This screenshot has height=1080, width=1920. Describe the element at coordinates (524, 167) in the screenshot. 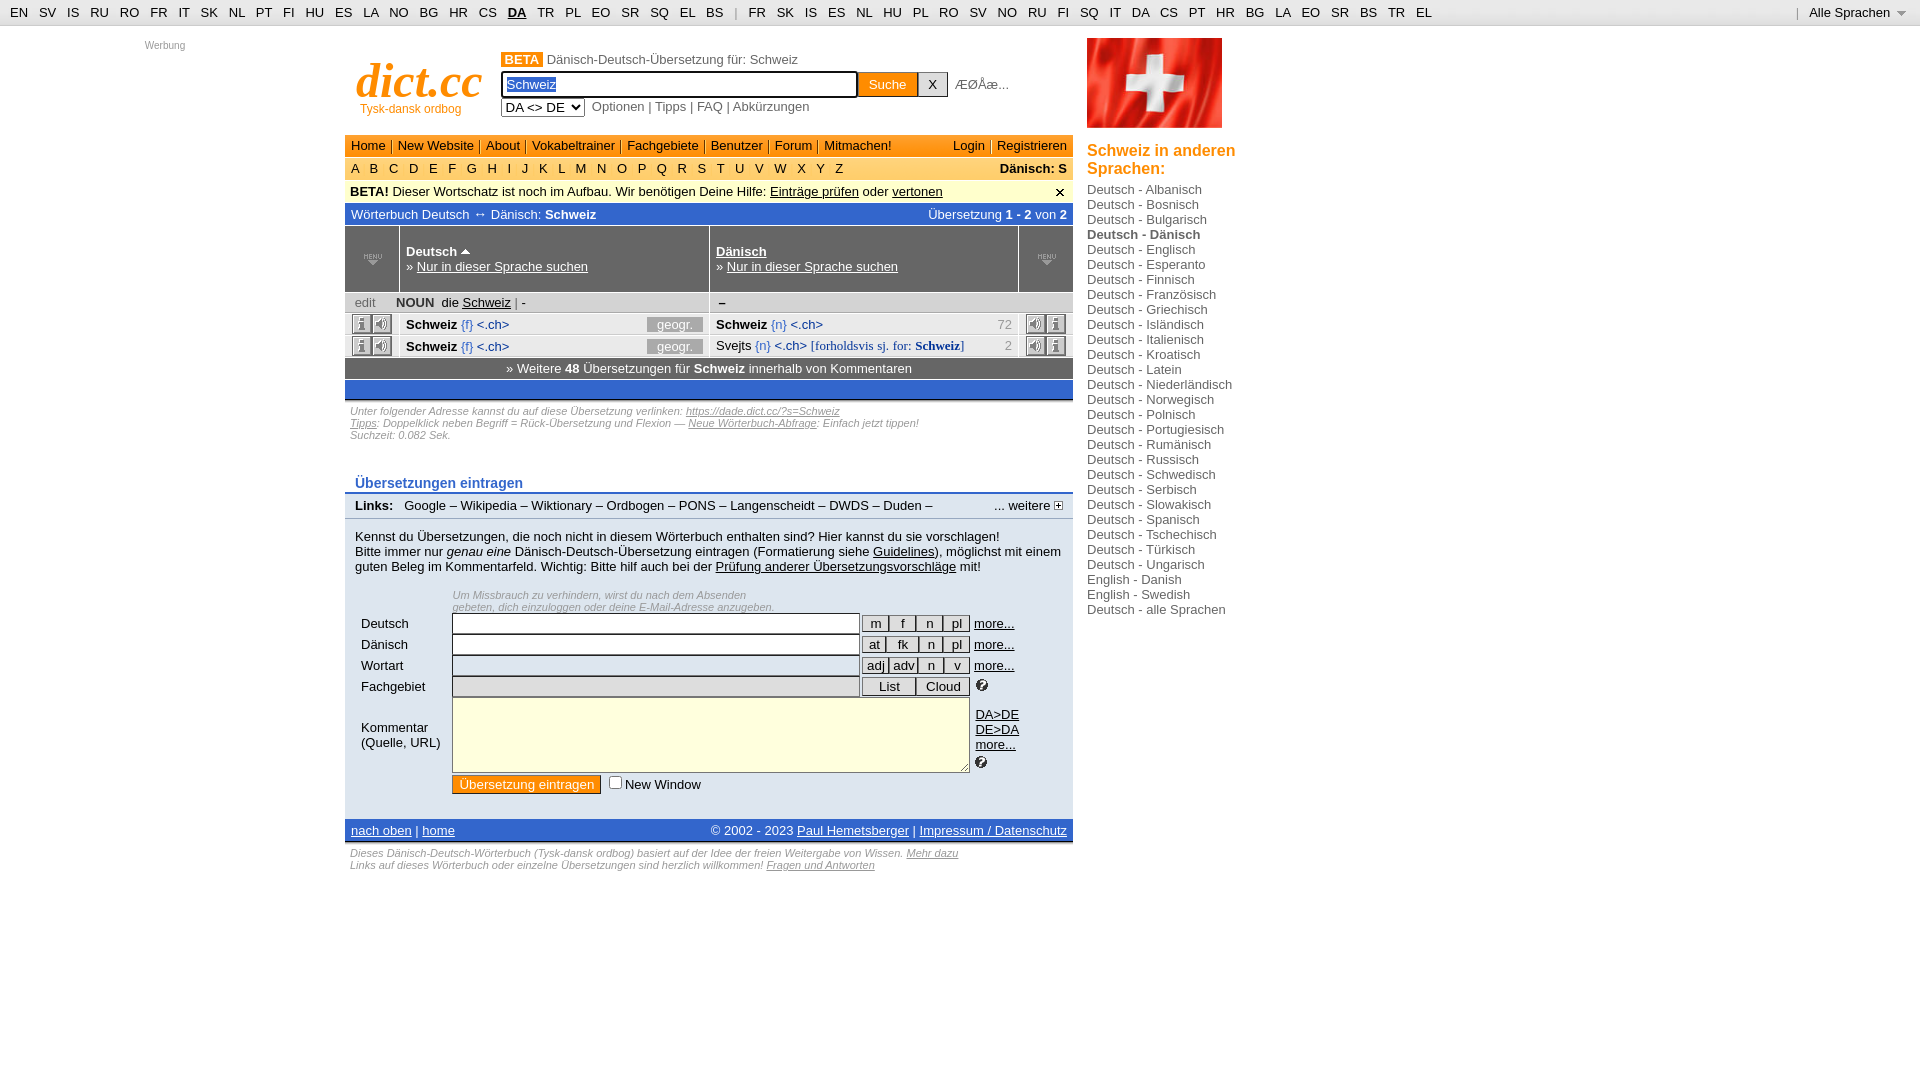

I see `'J'` at that location.